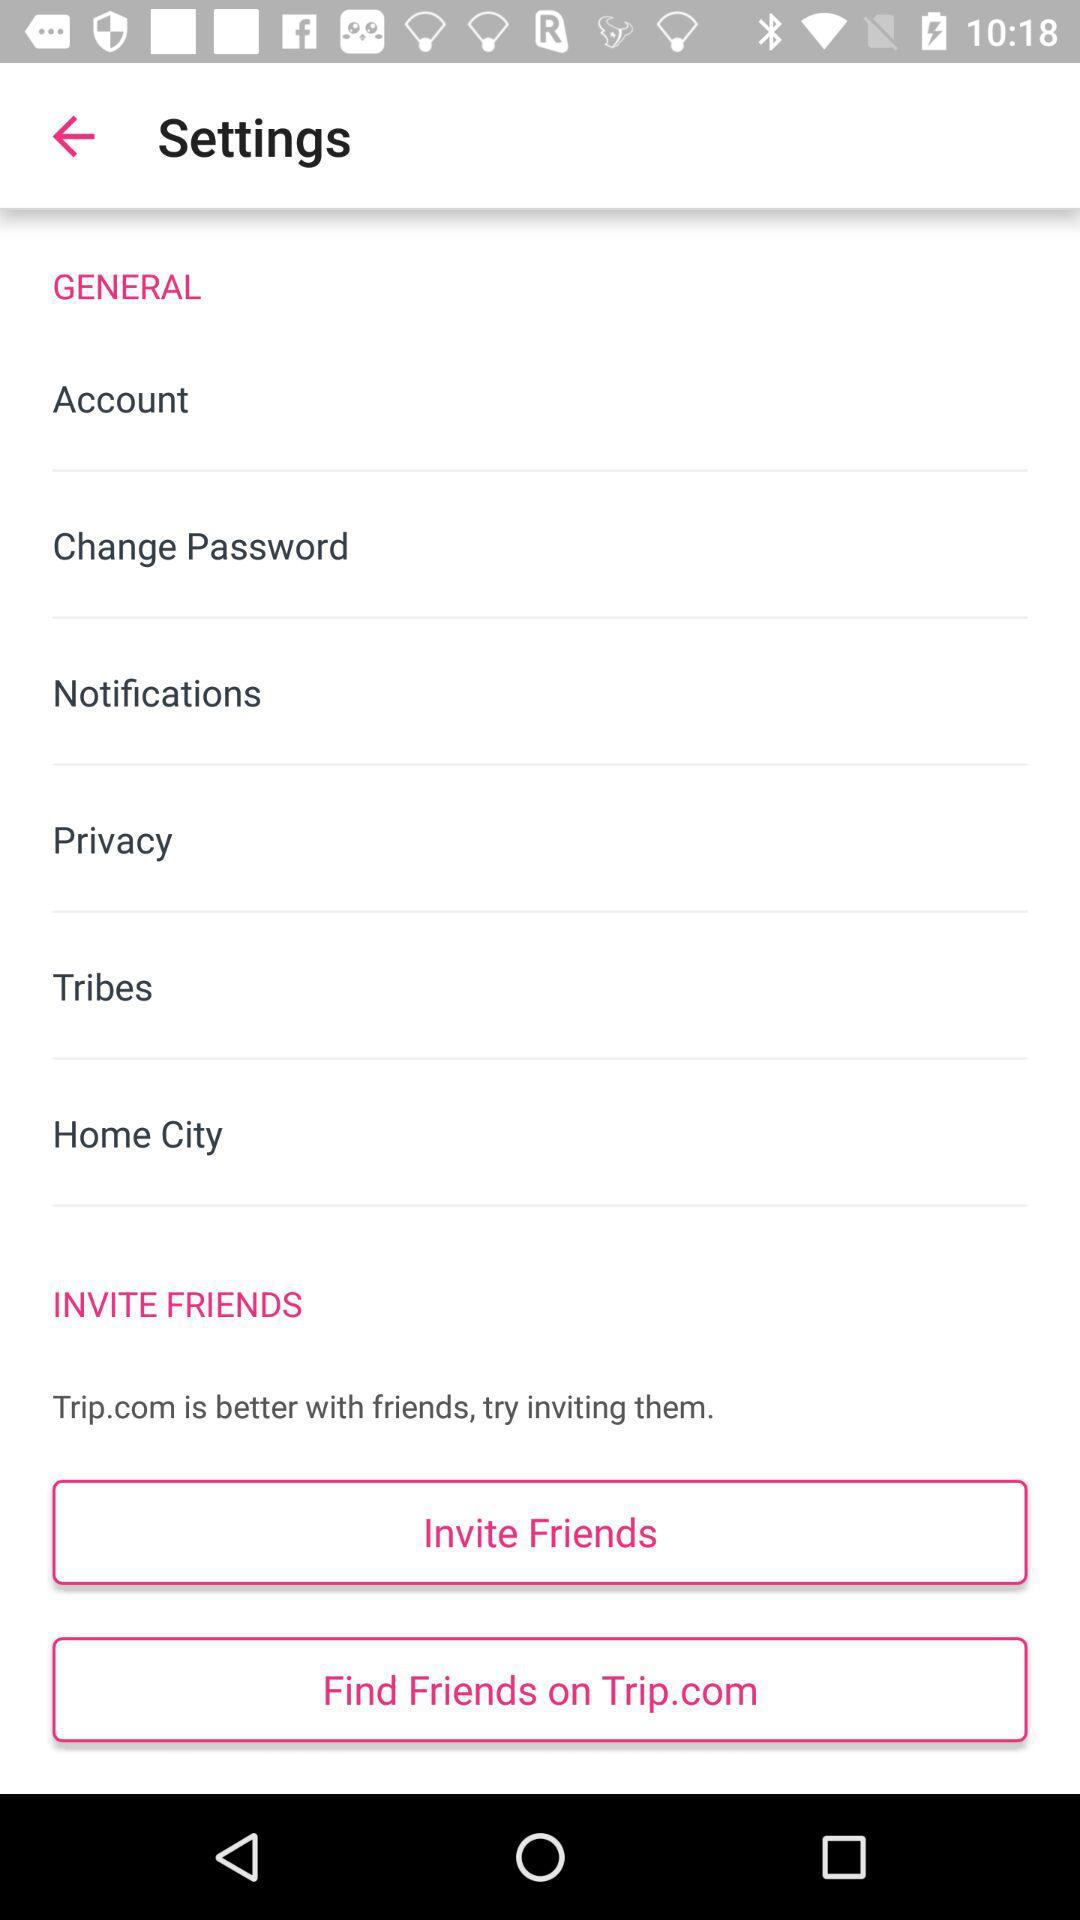 The width and height of the screenshot is (1080, 1920). Describe the element at coordinates (540, 1688) in the screenshot. I see `the find friends on icon` at that location.